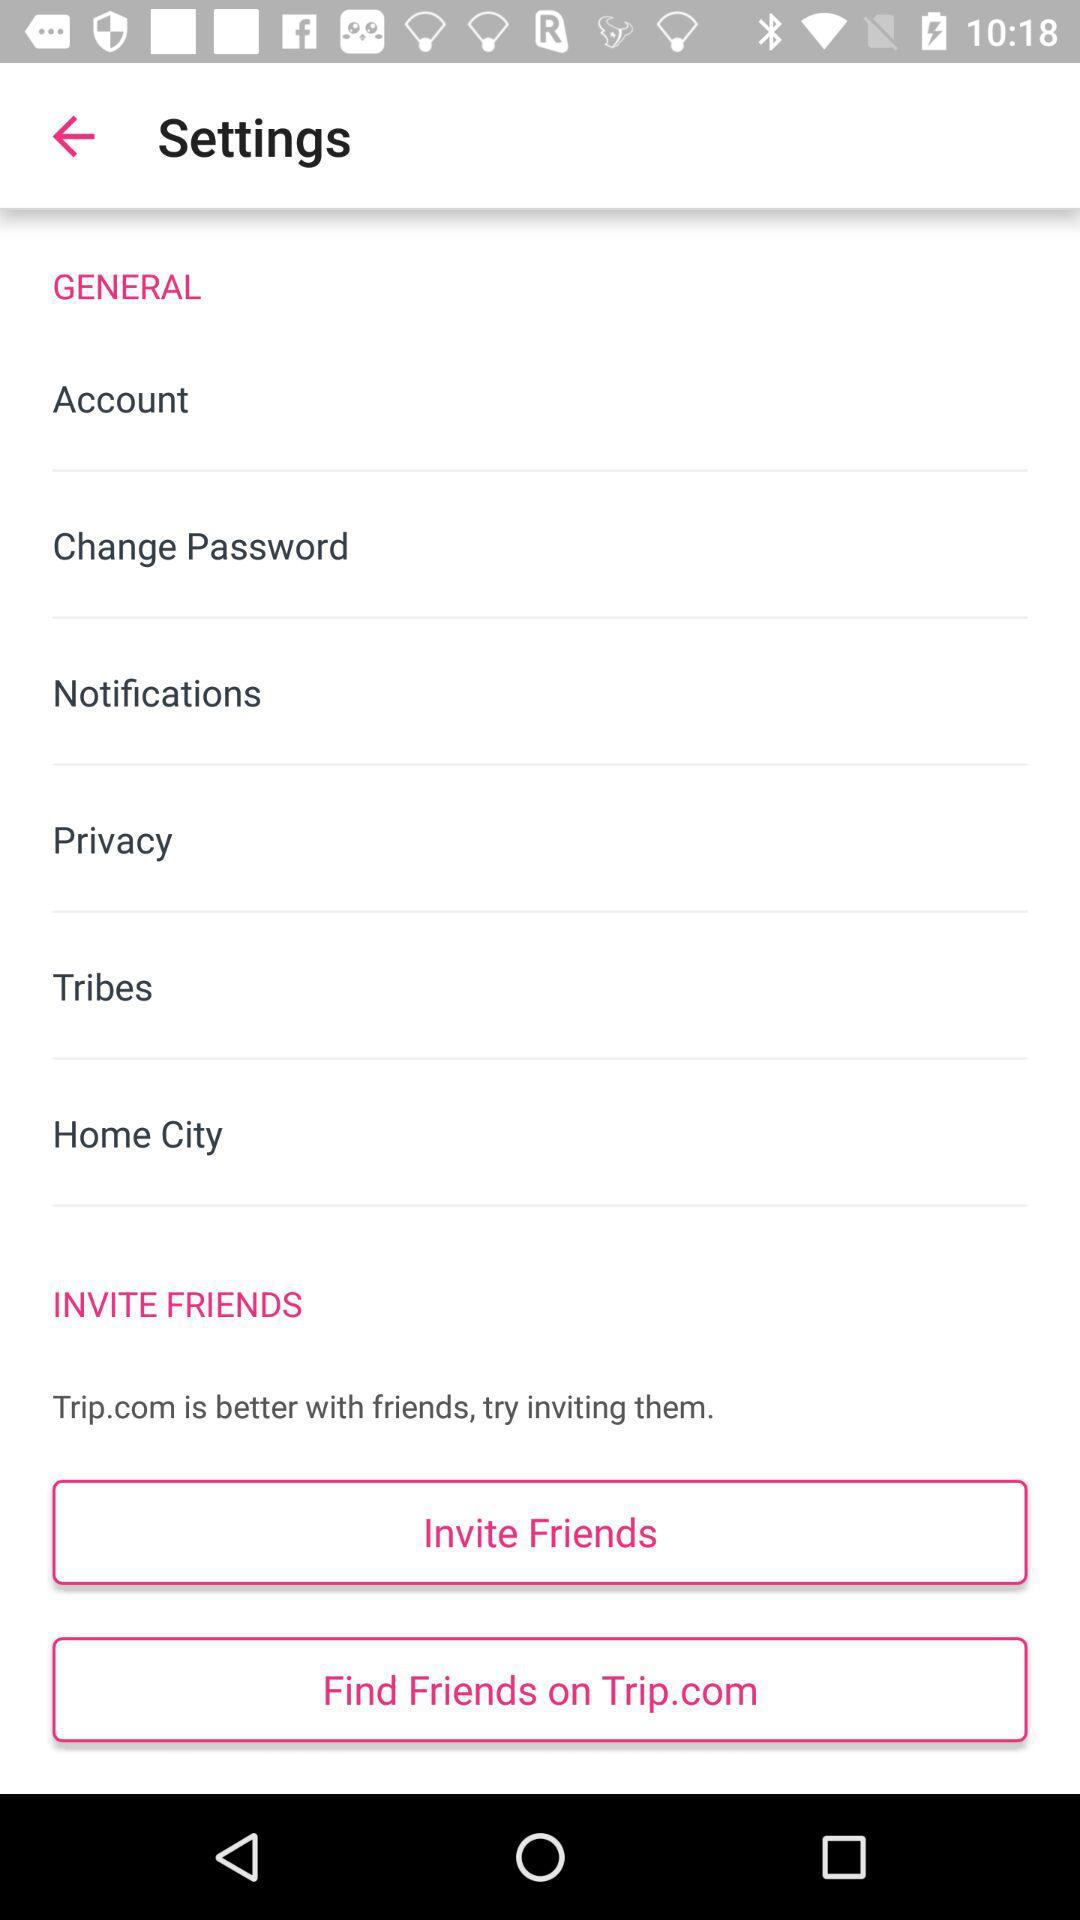 The width and height of the screenshot is (1080, 1920). Describe the element at coordinates (540, 1688) in the screenshot. I see `the find friends on icon` at that location.